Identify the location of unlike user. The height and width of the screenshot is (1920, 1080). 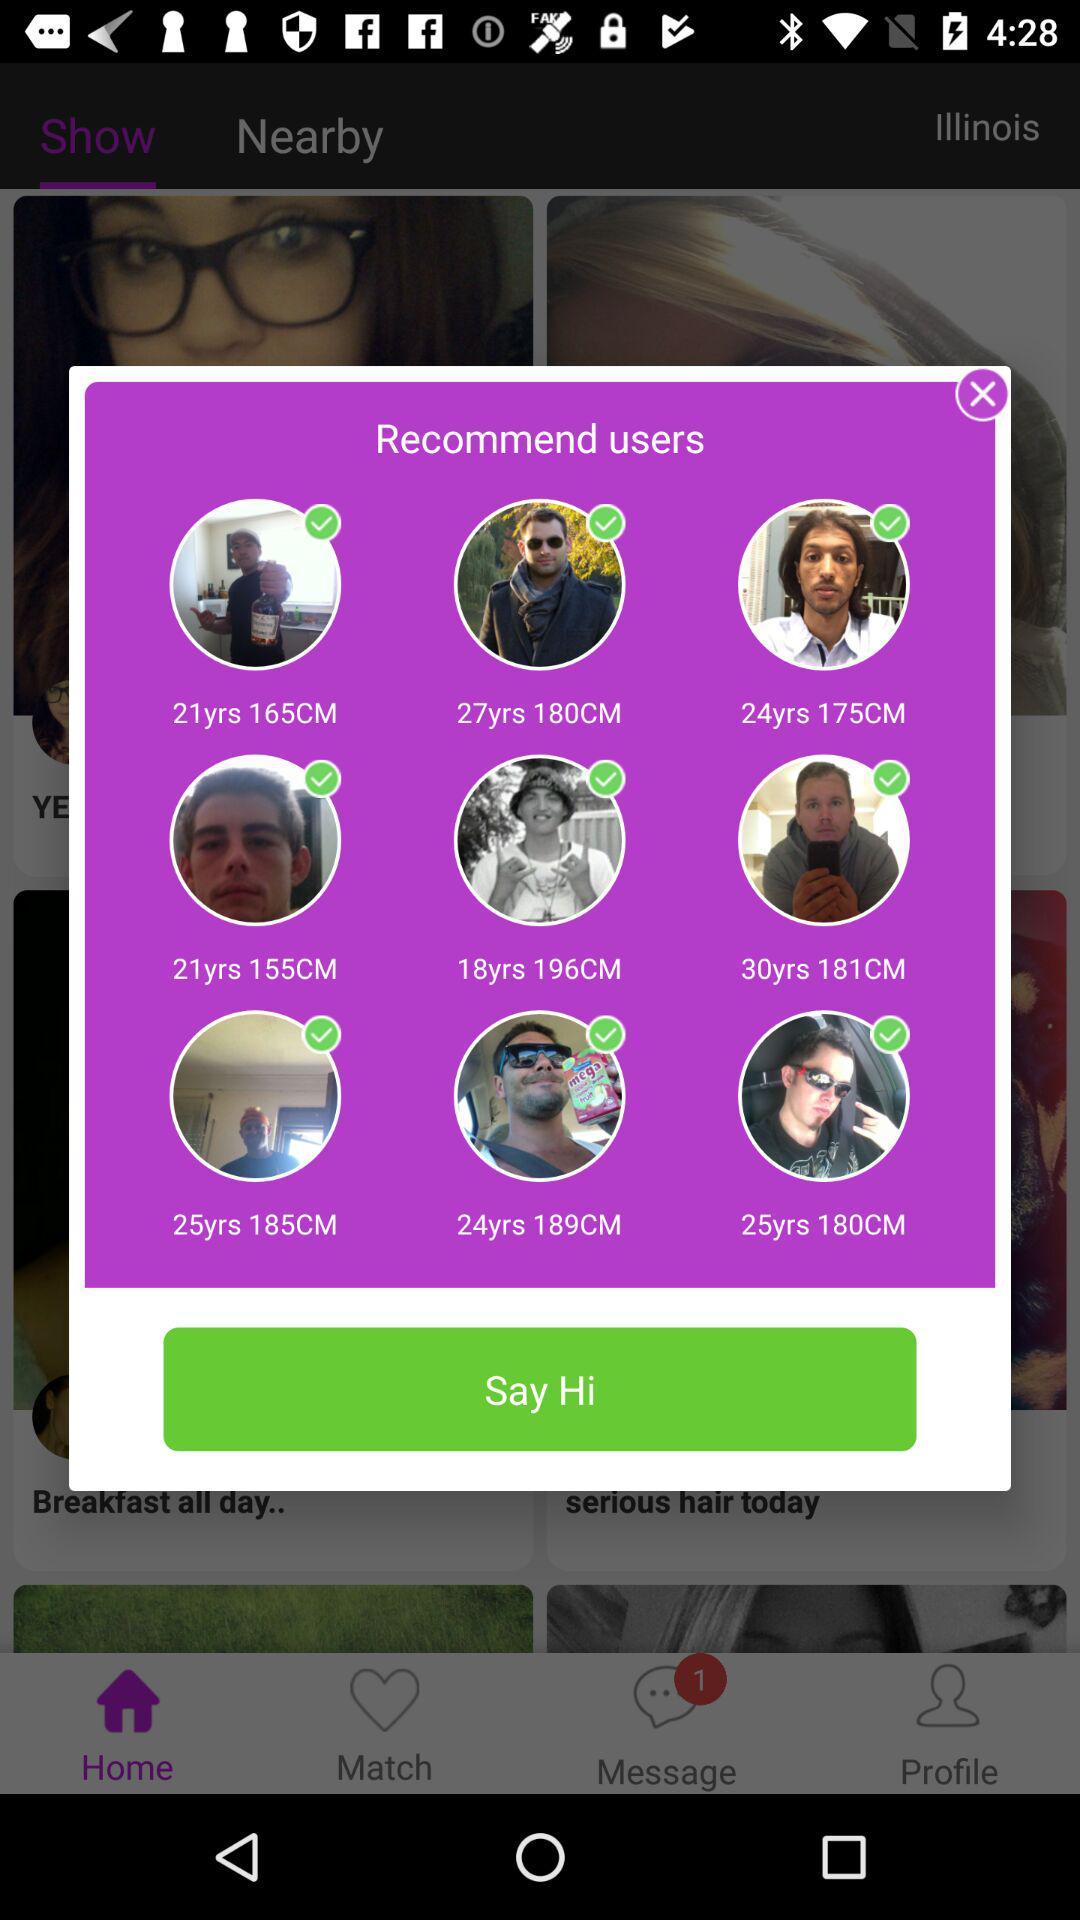
(888, 778).